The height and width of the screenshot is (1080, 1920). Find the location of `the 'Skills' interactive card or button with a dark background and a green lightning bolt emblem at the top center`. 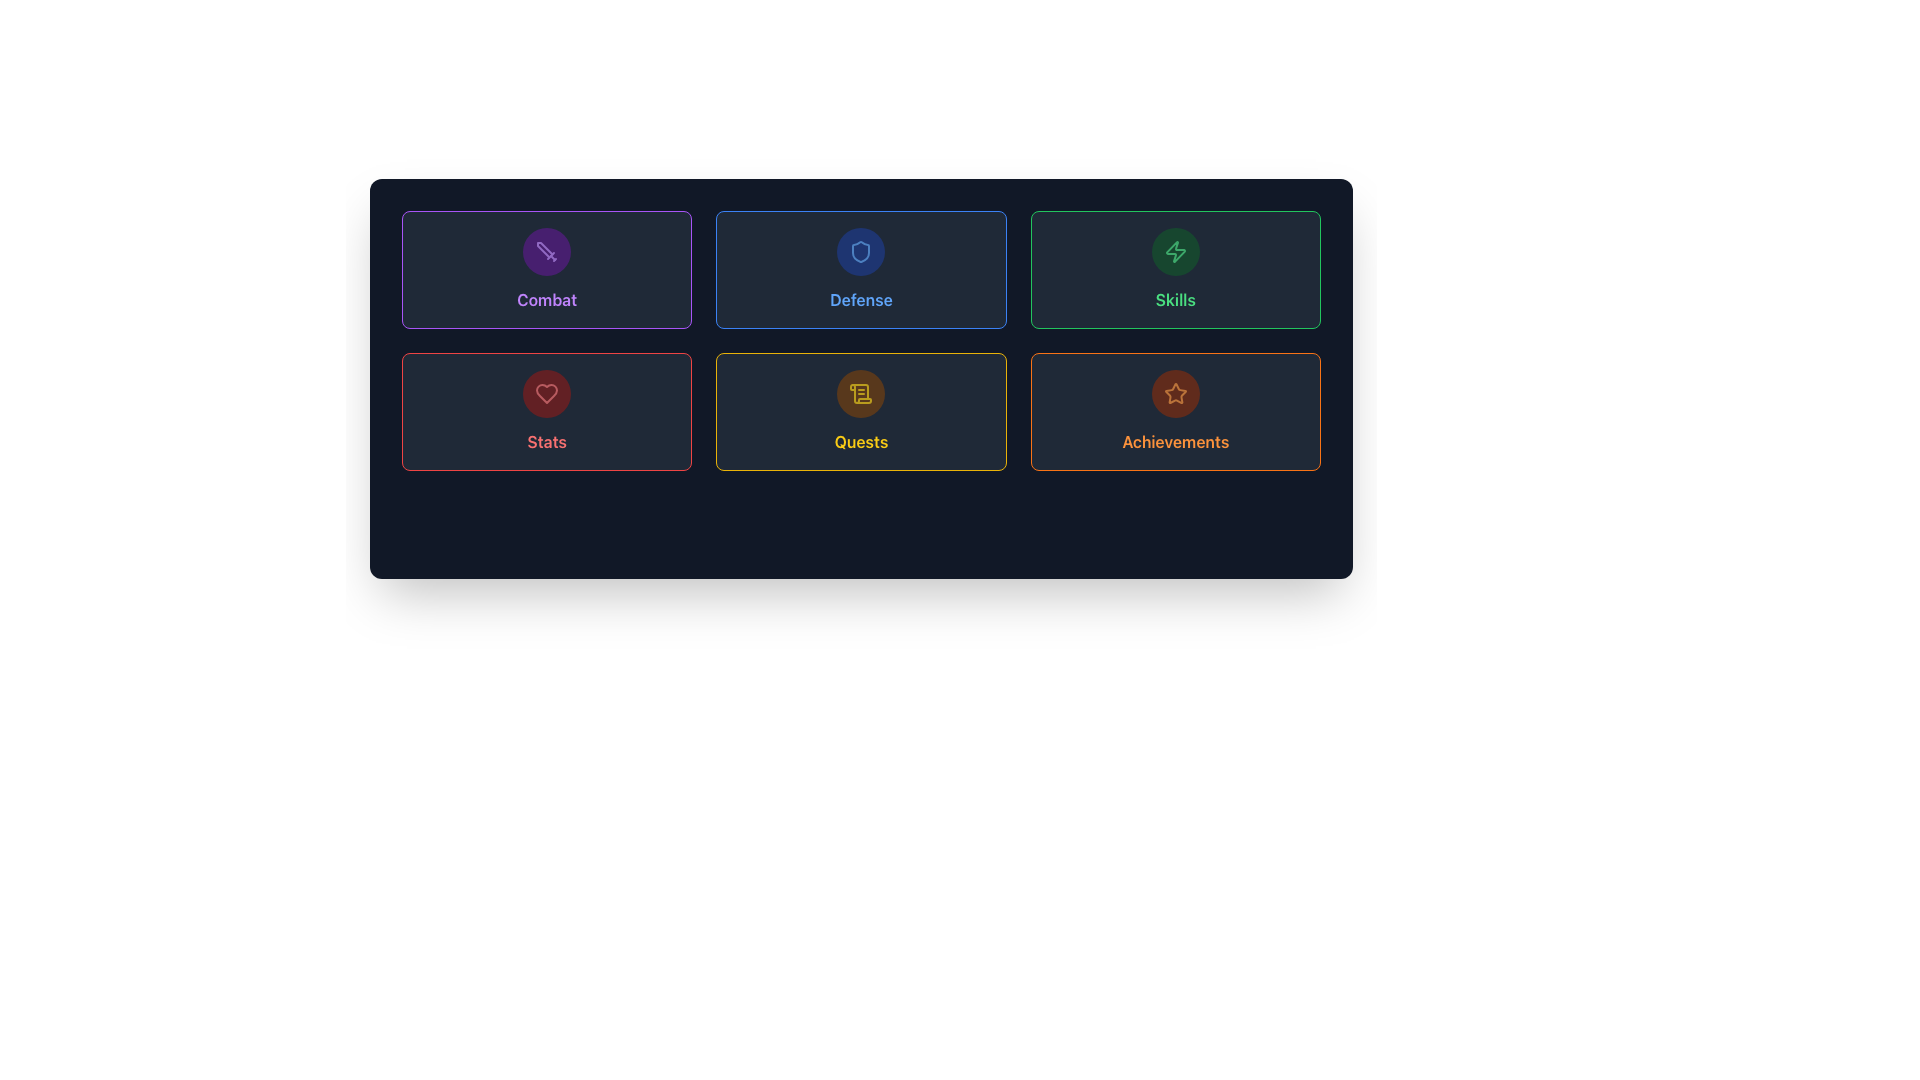

the 'Skills' interactive card or button with a dark background and a green lightning bolt emblem at the top center is located at coordinates (1175, 270).